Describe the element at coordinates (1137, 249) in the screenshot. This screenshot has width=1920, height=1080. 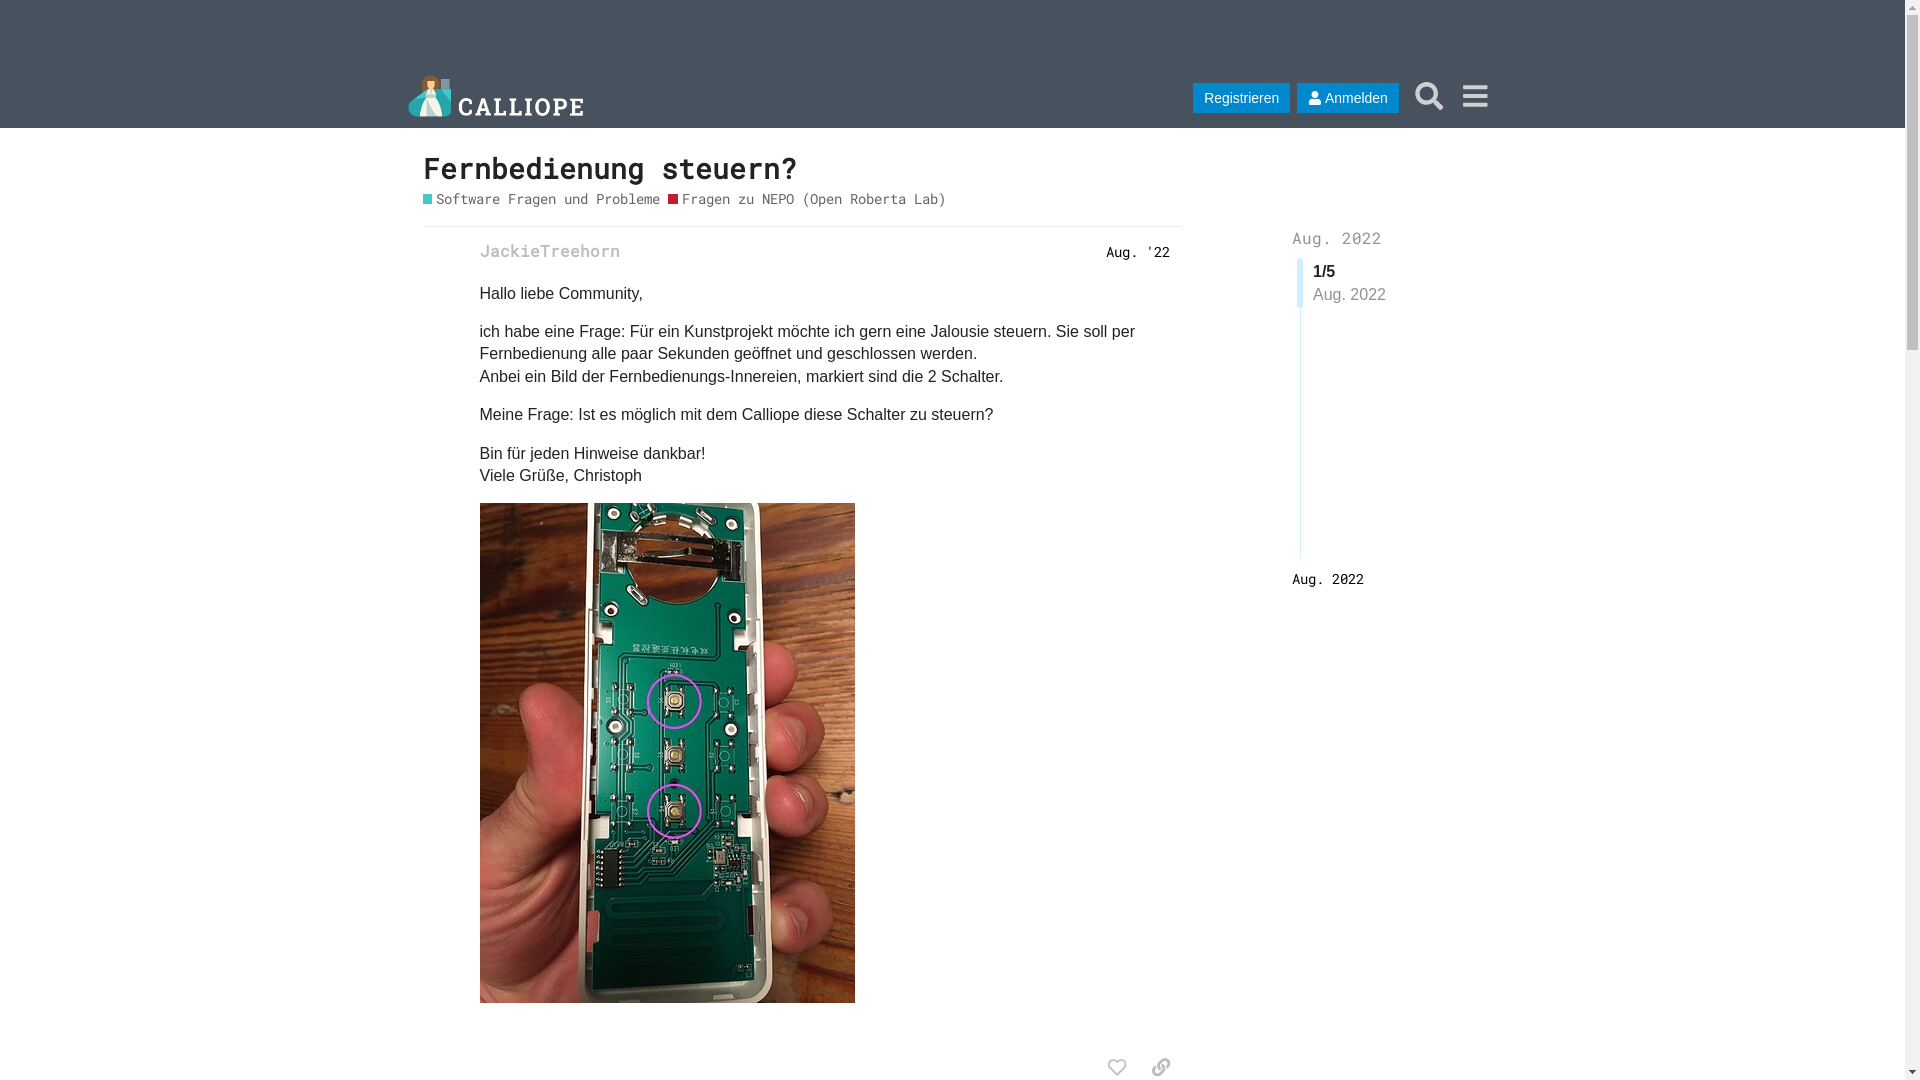
I see `'Aug. '22'` at that location.